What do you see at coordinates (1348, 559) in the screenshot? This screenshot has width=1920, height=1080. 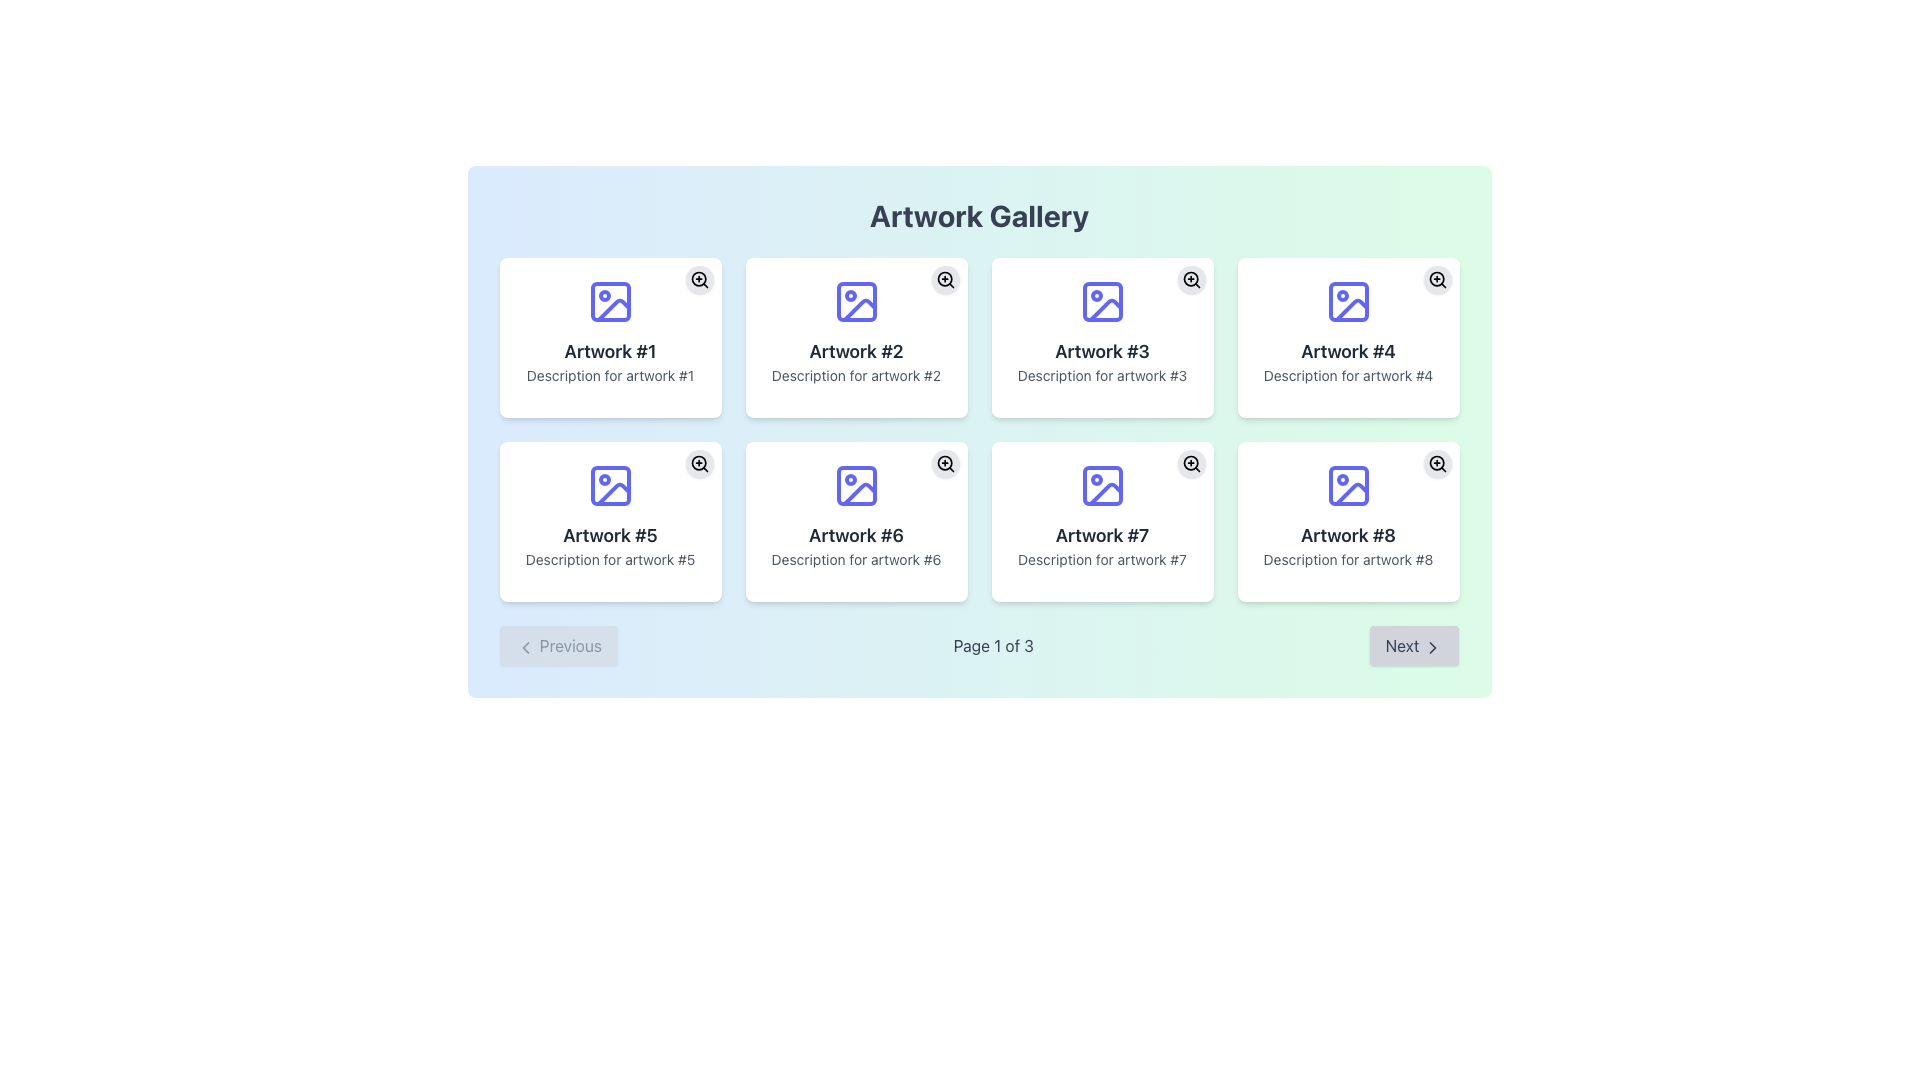 I see `text component displaying 'Description for artwork #8', which is styled in gray and located below the title 'Artwork #8' in the bottom-right position of the artwork grid` at bounding box center [1348, 559].